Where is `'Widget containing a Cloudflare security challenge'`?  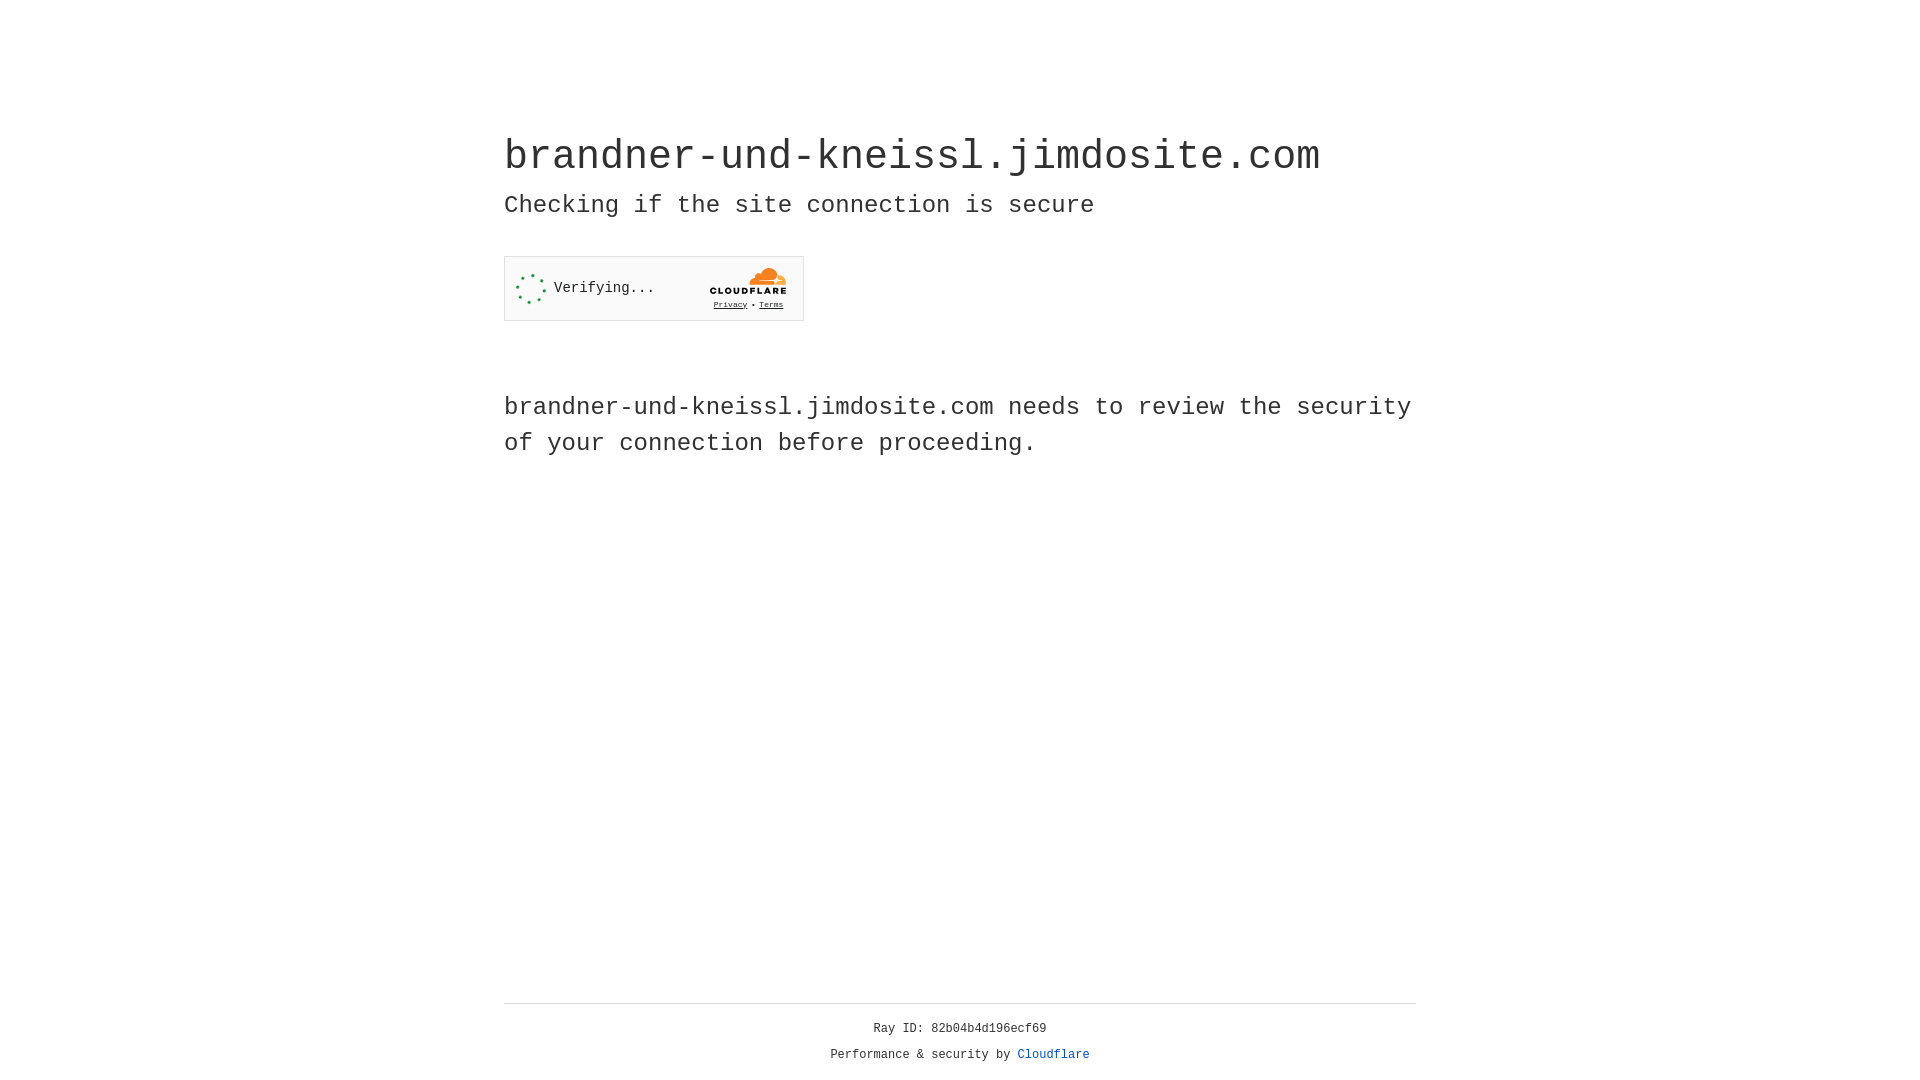 'Widget containing a Cloudflare security challenge' is located at coordinates (653, 288).